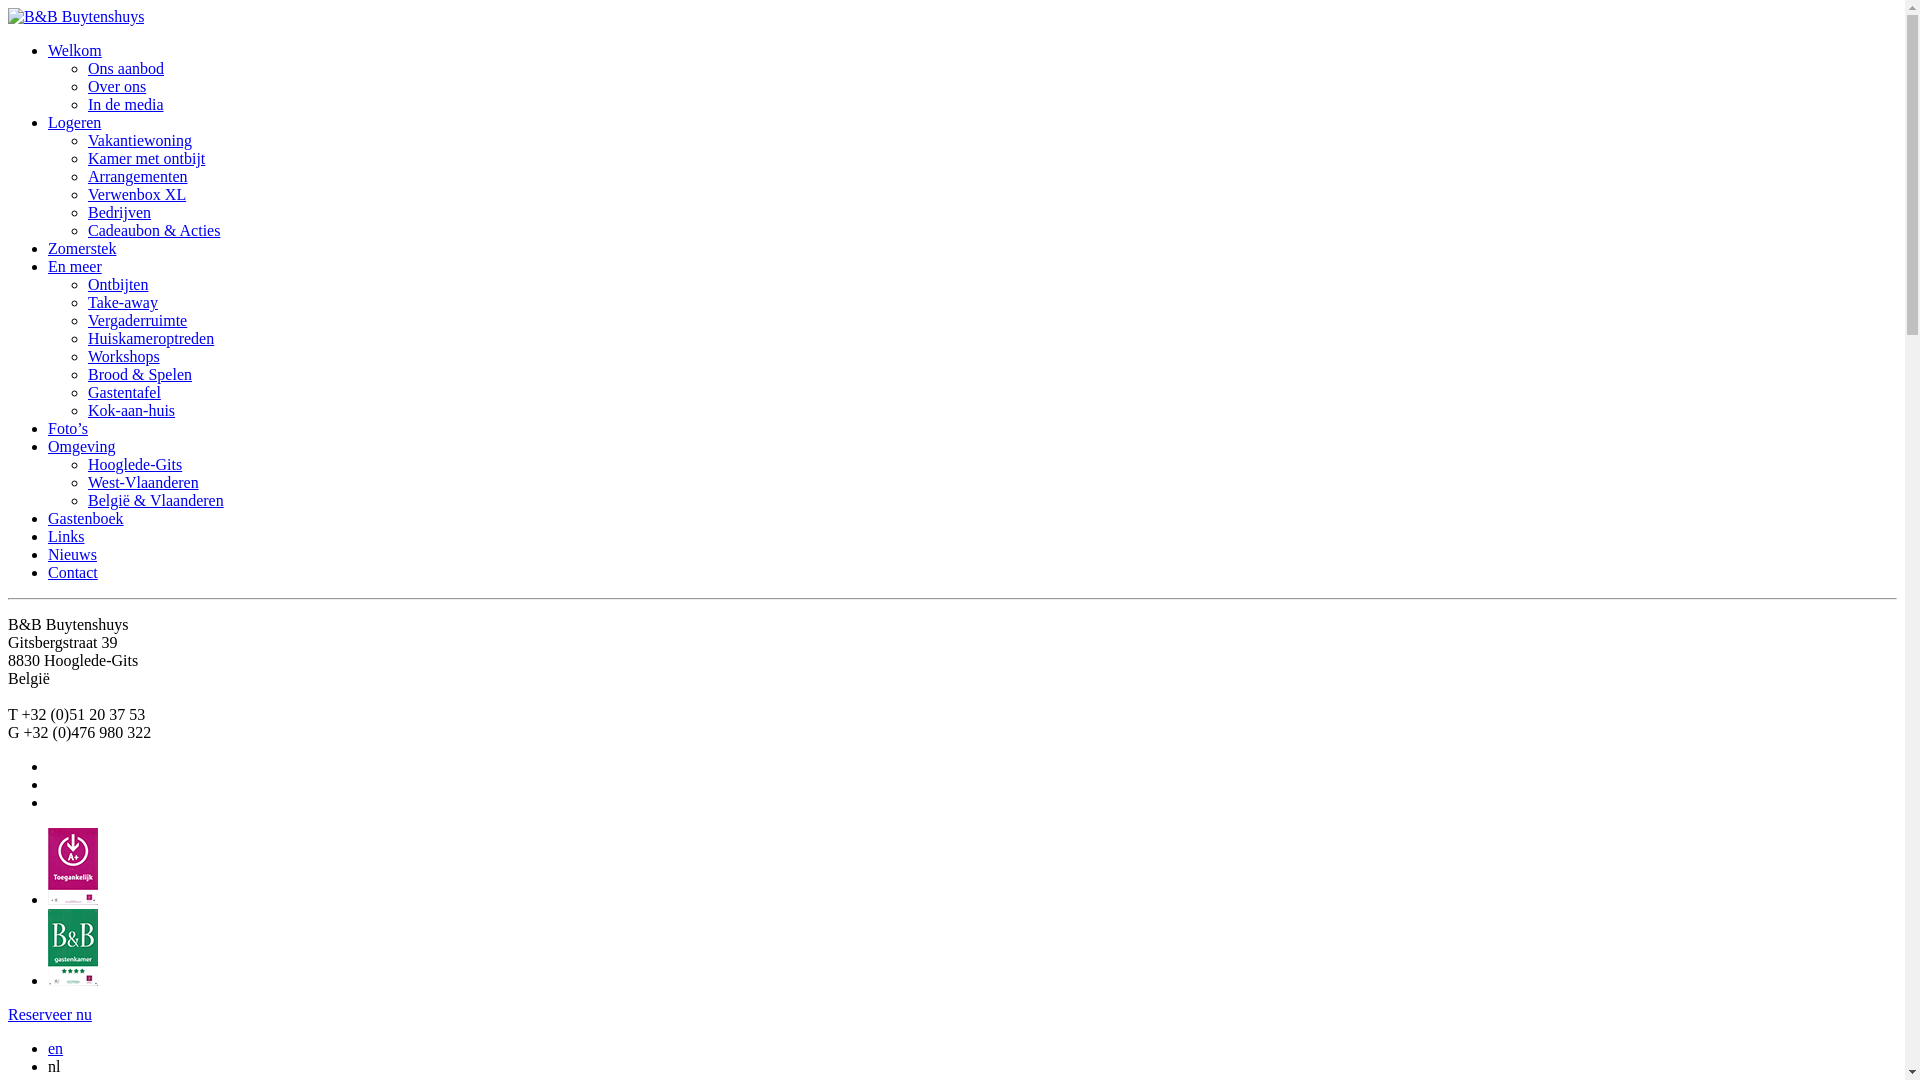 This screenshot has width=1920, height=1080. Describe the element at coordinates (123, 392) in the screenshot. I see `'Gastentafel'` at that location.